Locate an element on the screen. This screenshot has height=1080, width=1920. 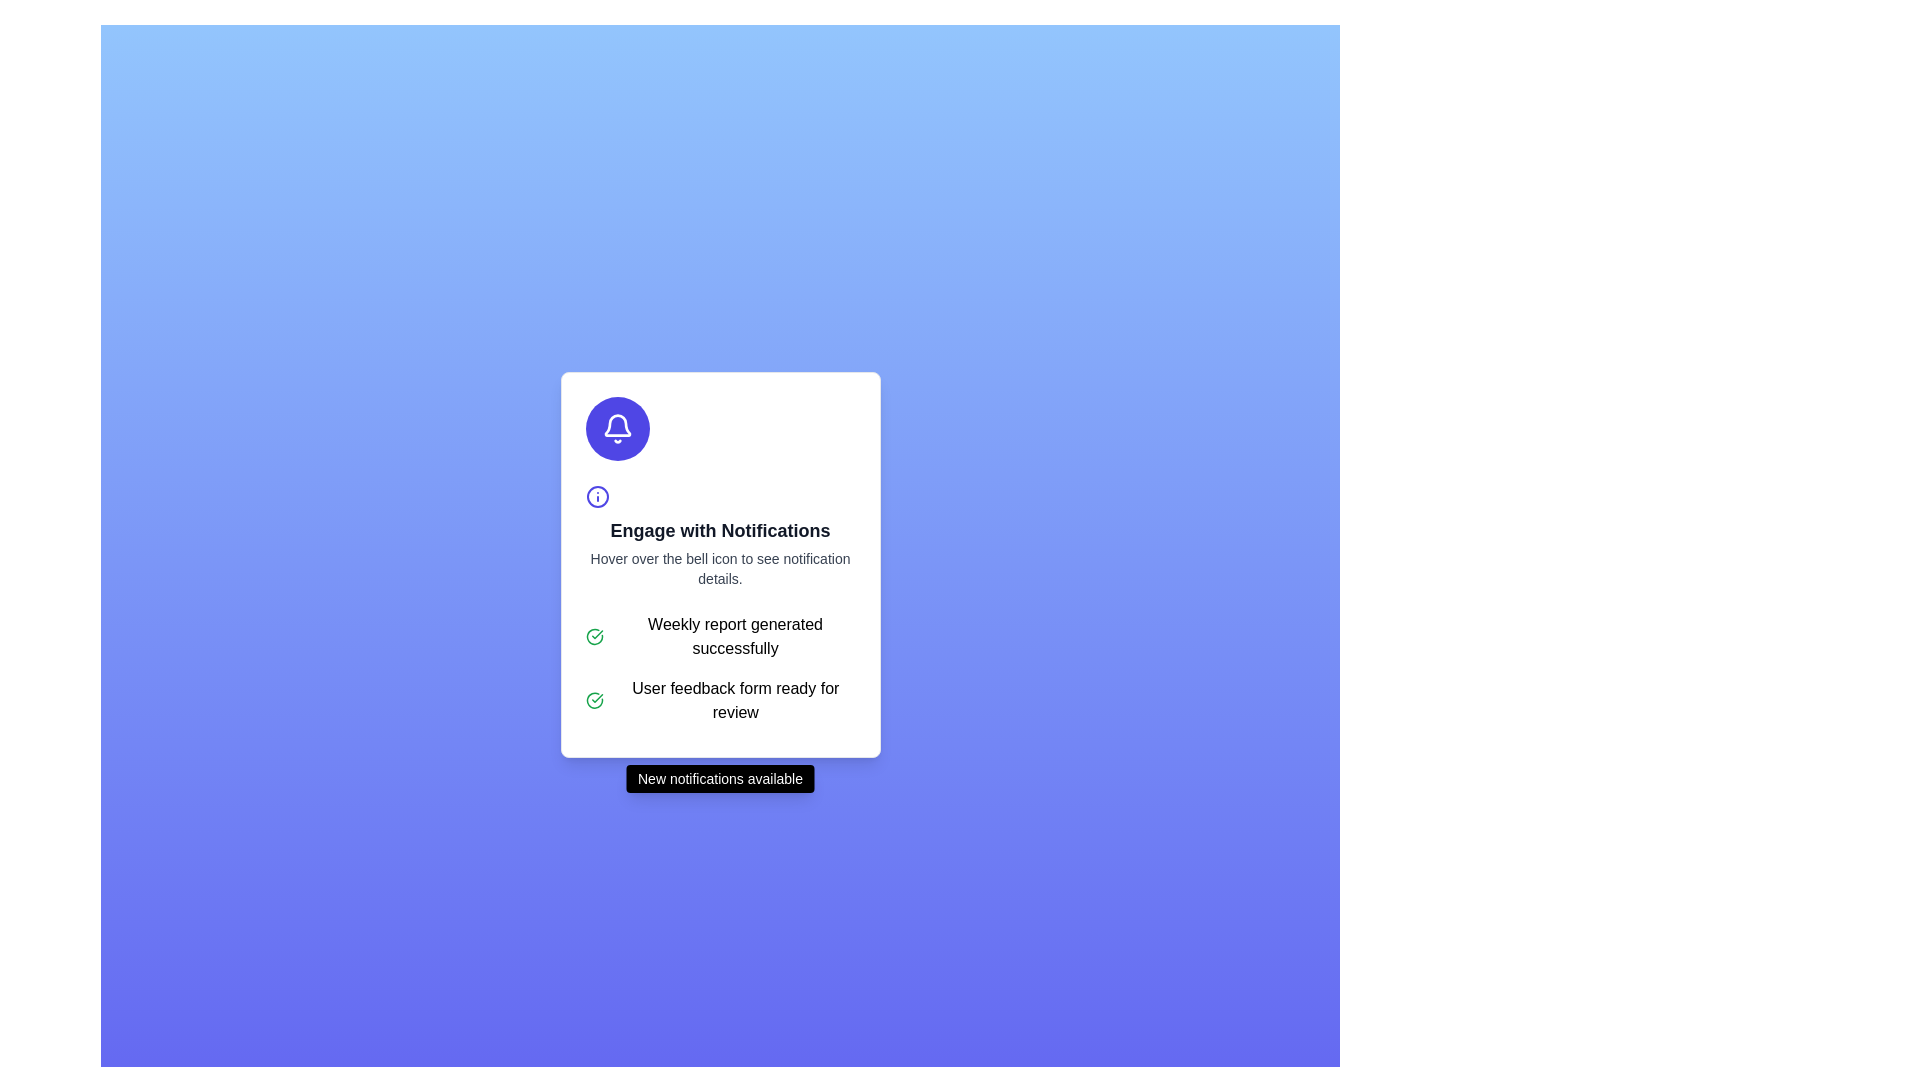
the circular bell icon located at the top of the notification card, which has a white background and rounded corners is located at coordinates (720, 564).